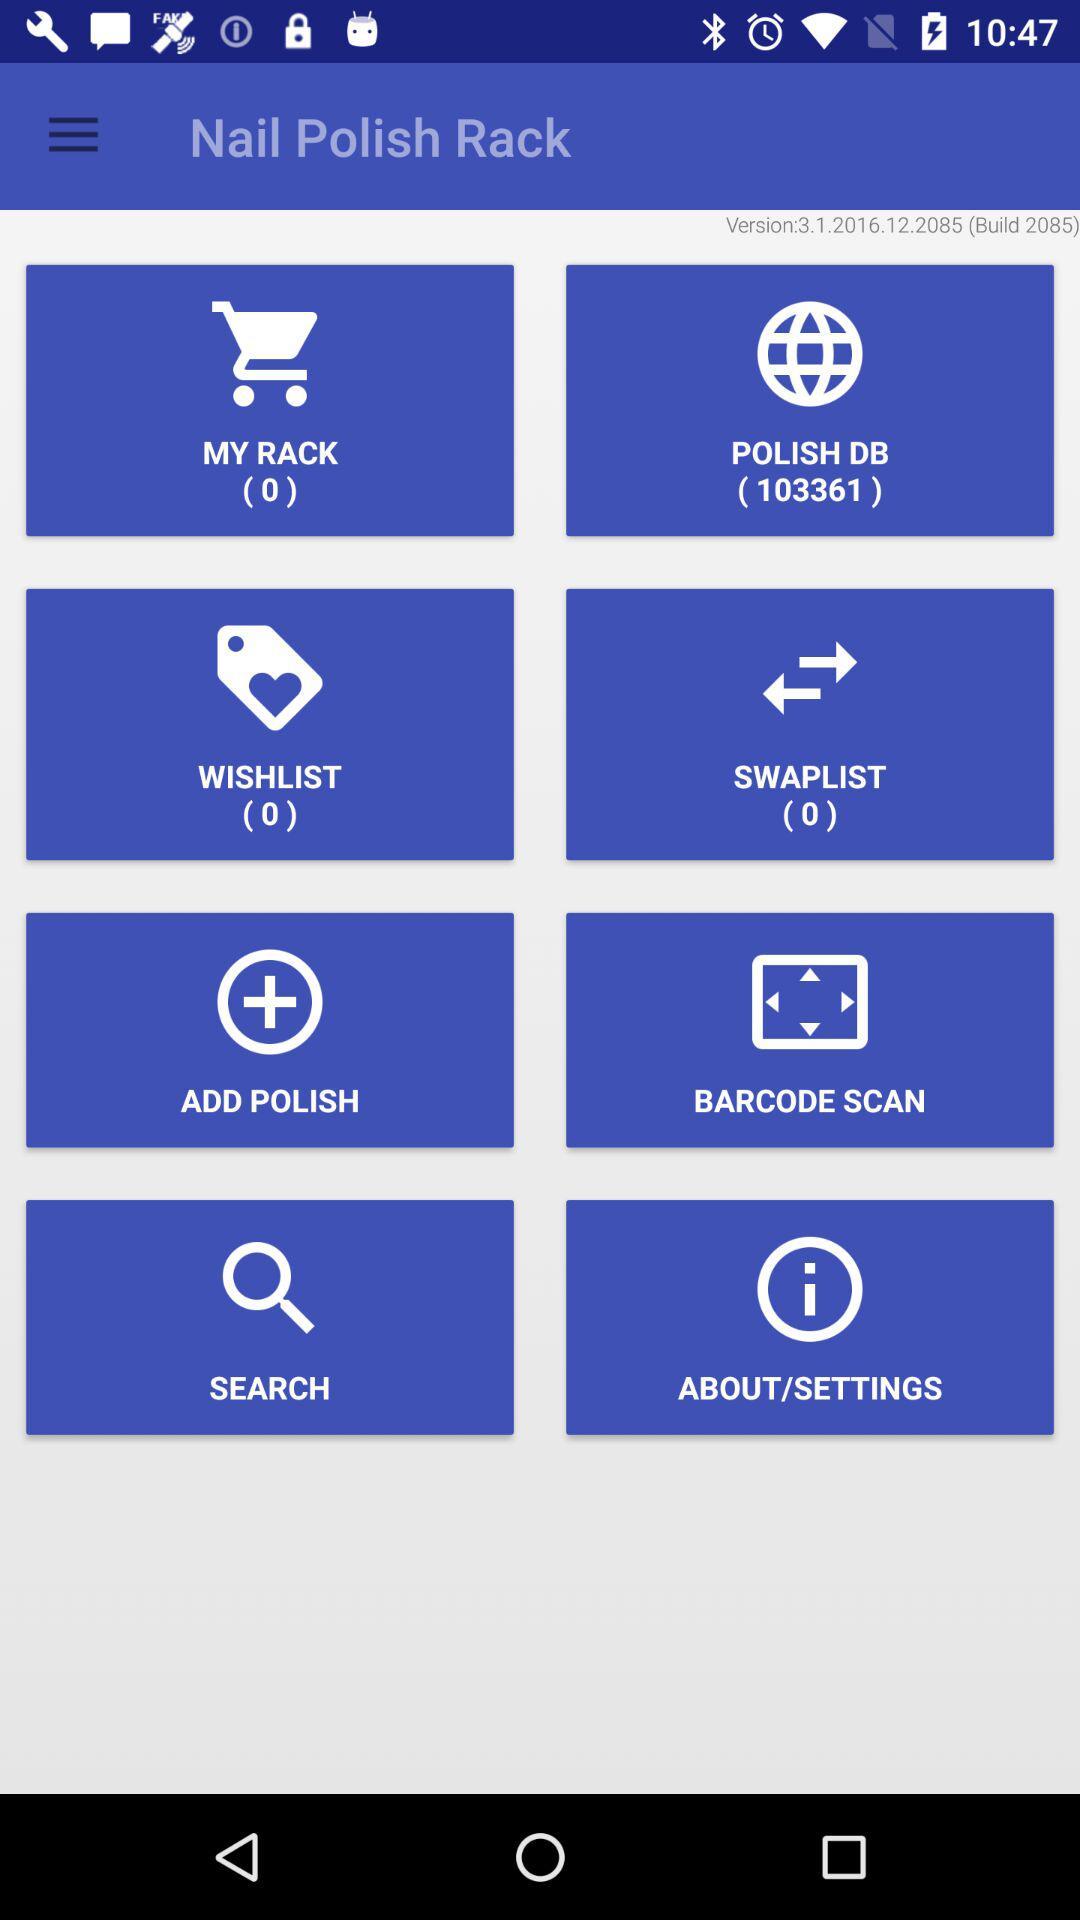 The height and width of the screenshot is (1920, 1080). Describe the element at coordinates (810, 1030) in the screenshot. I see `icon below swaplist` at that location.